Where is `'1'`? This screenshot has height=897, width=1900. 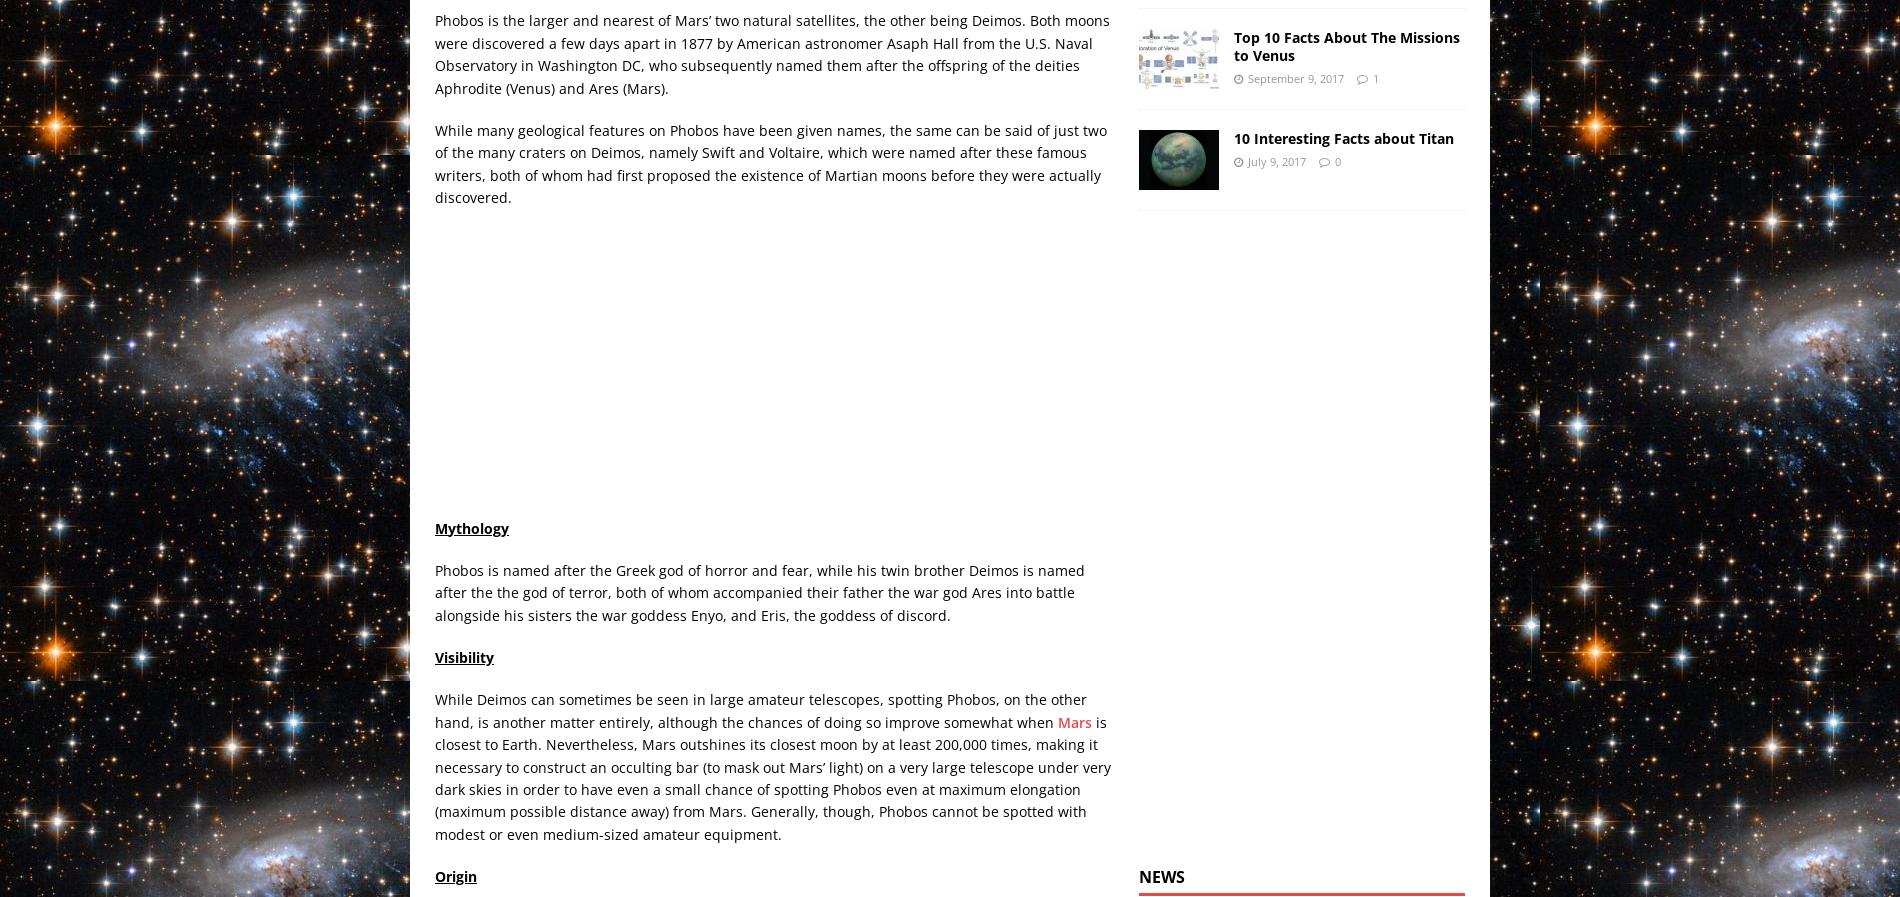
'1' is located at coordinates (1374, 76).